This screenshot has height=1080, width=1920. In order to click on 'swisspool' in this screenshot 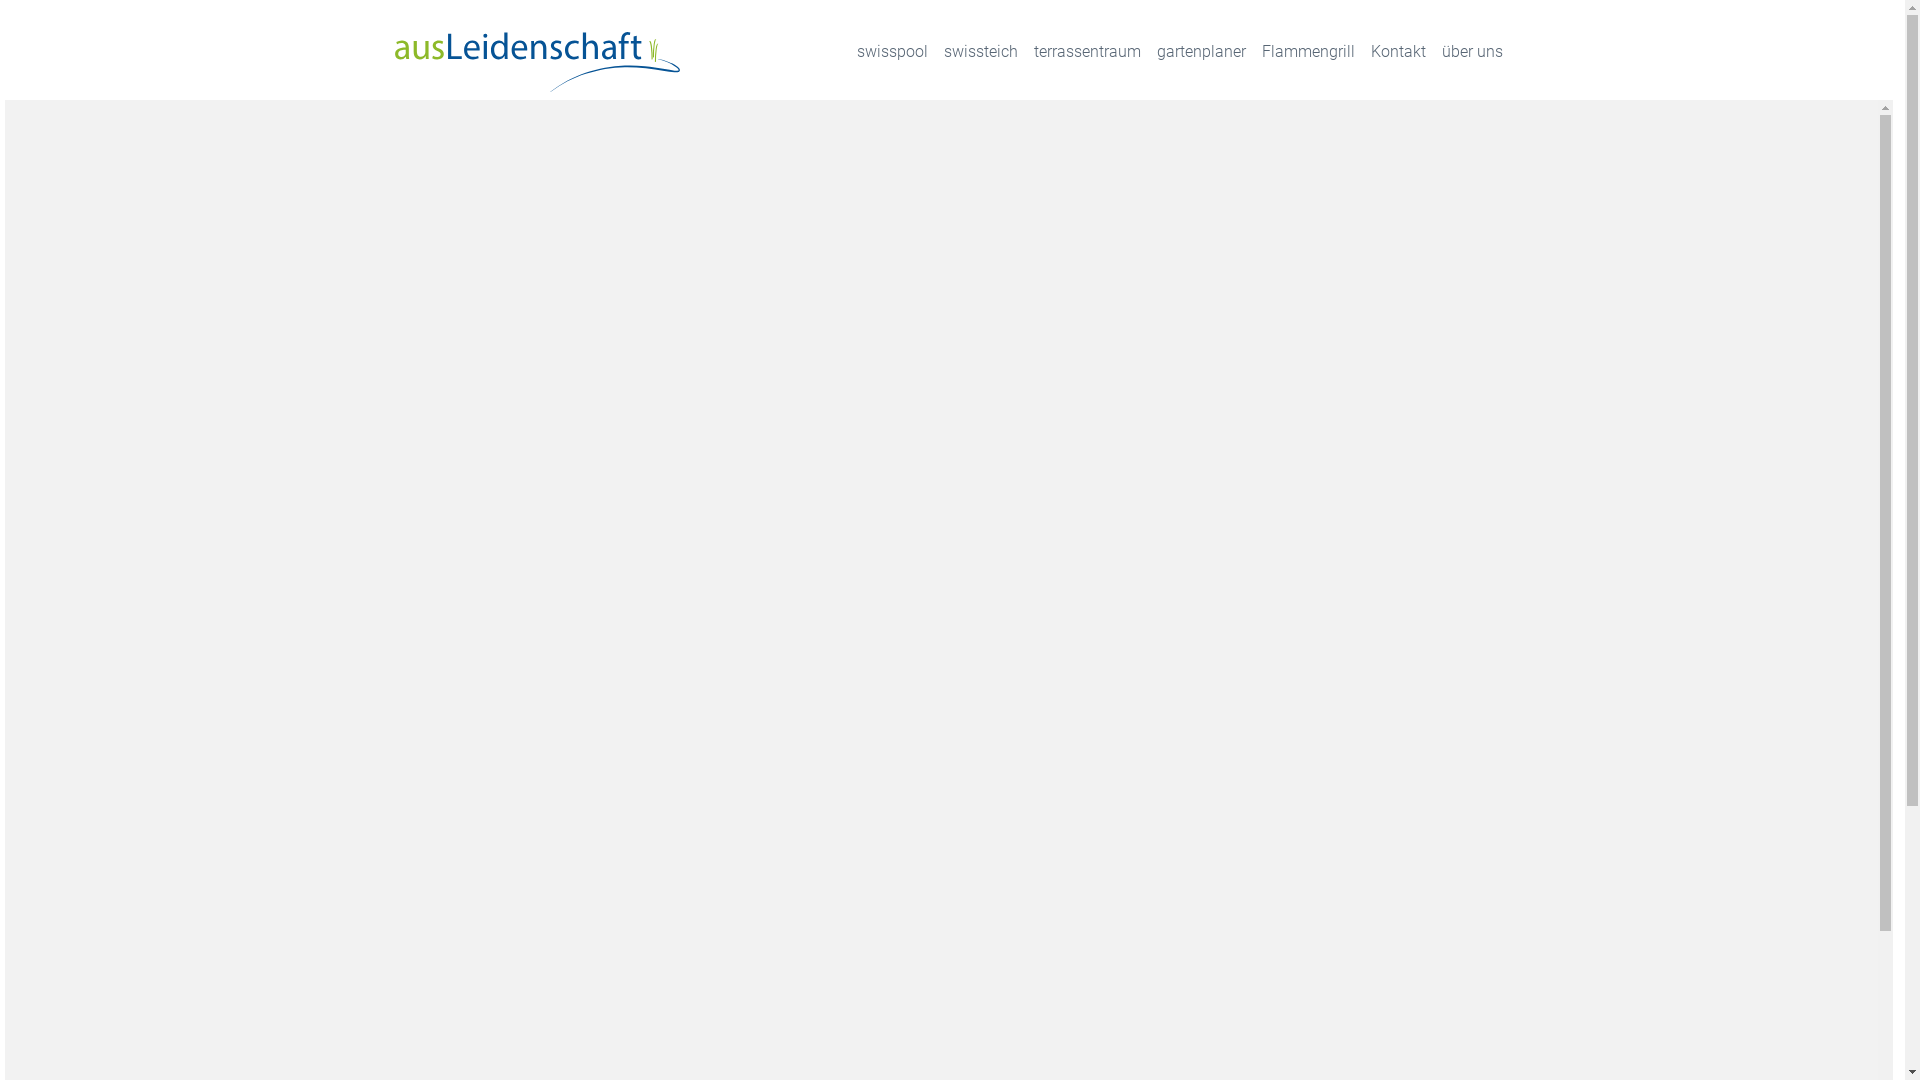, I will do `click(890, 50)`.